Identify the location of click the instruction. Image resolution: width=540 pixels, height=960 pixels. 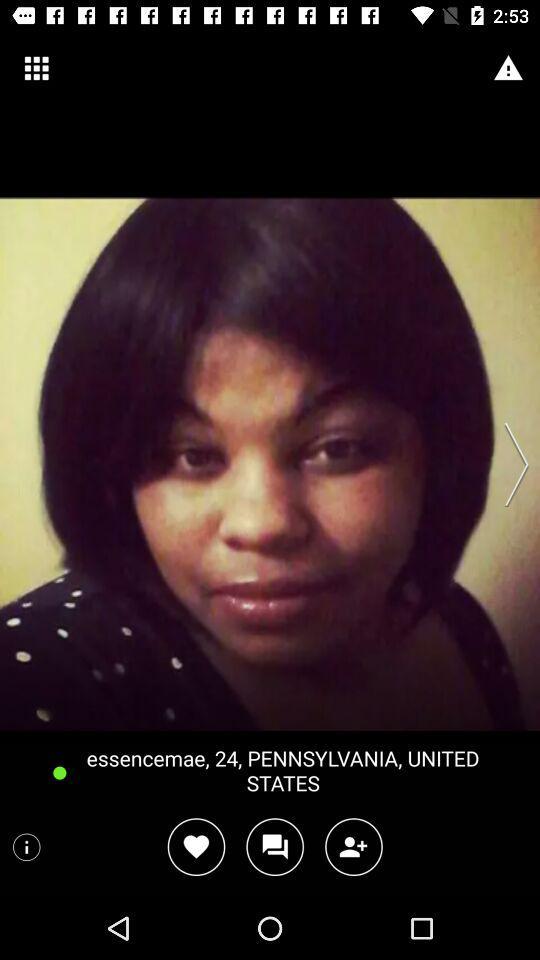
(25, 846).